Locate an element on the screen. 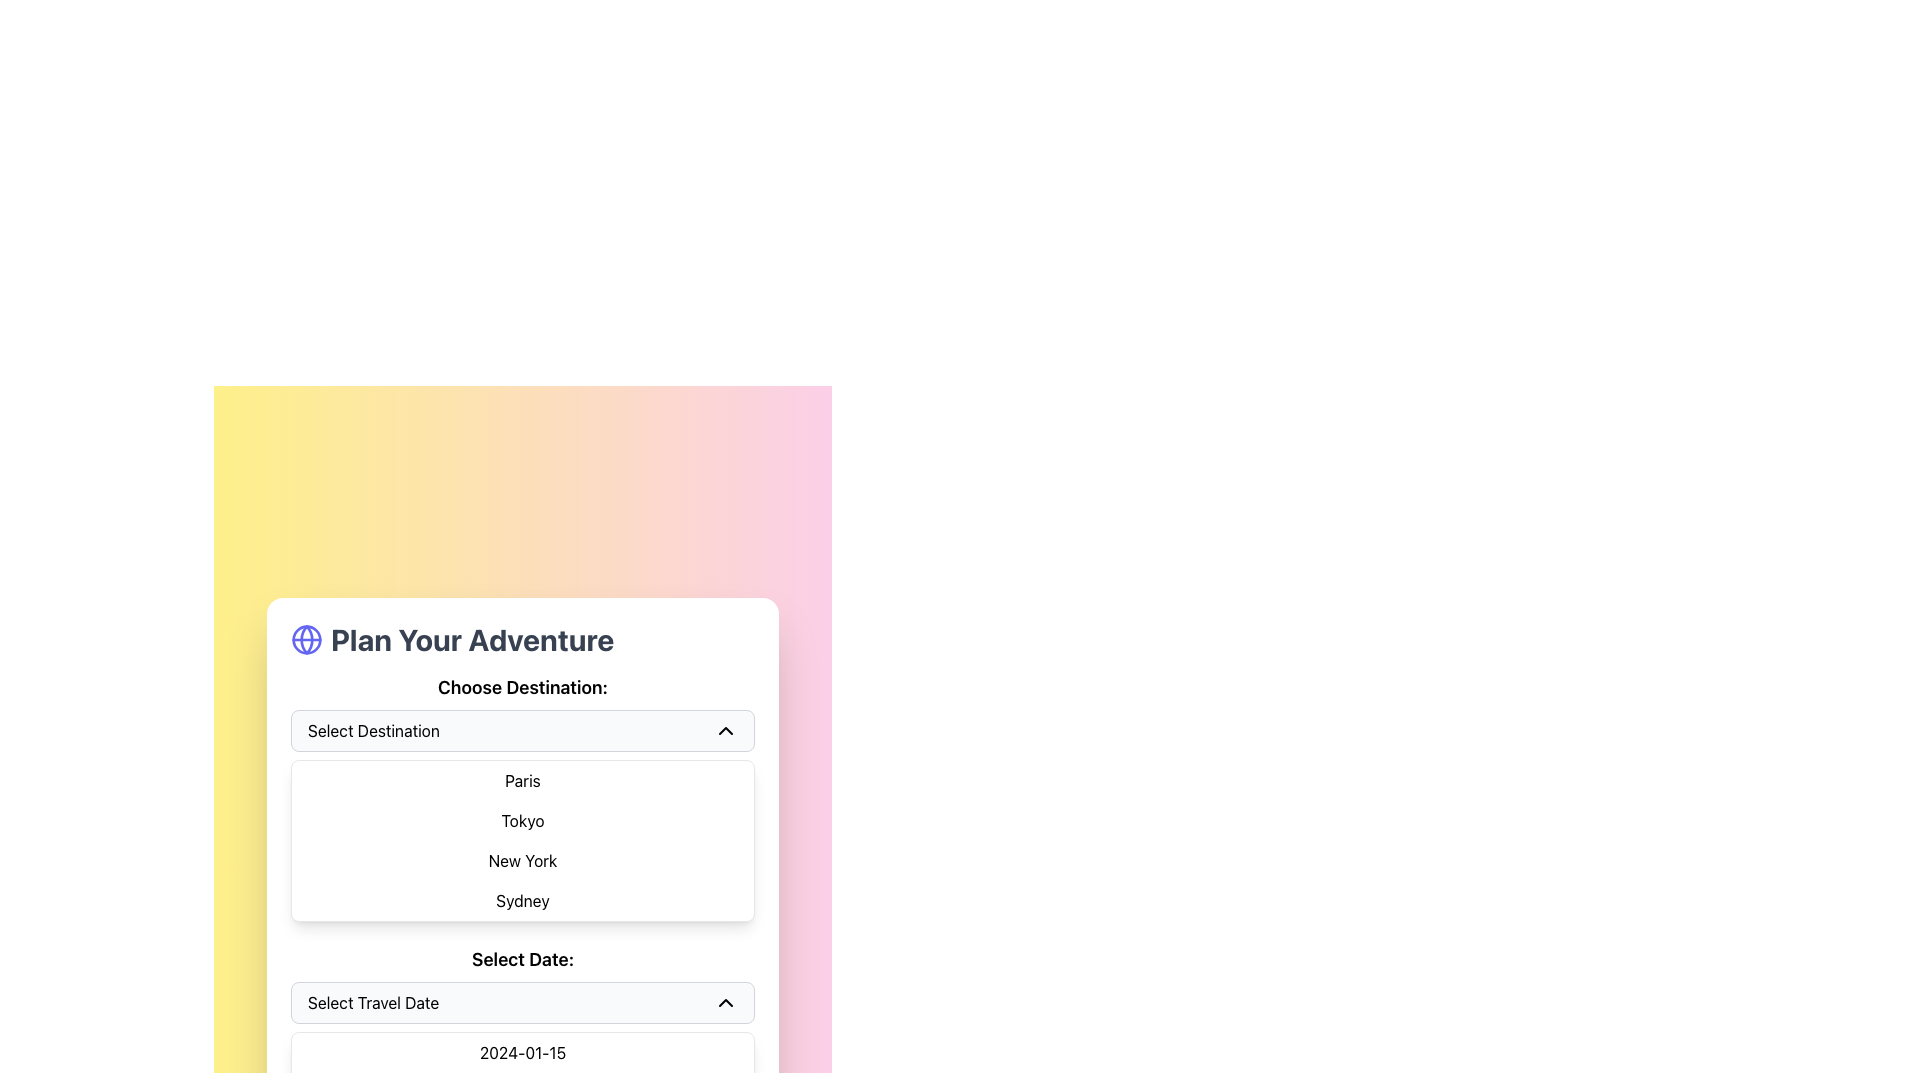 Image resolution: width=1920 pixels, height=1080 pixels. the bold, large-sized text label that displays 'Choose Destination:' located at the top of the section for destination selection options is located at coordinates (523, 686).